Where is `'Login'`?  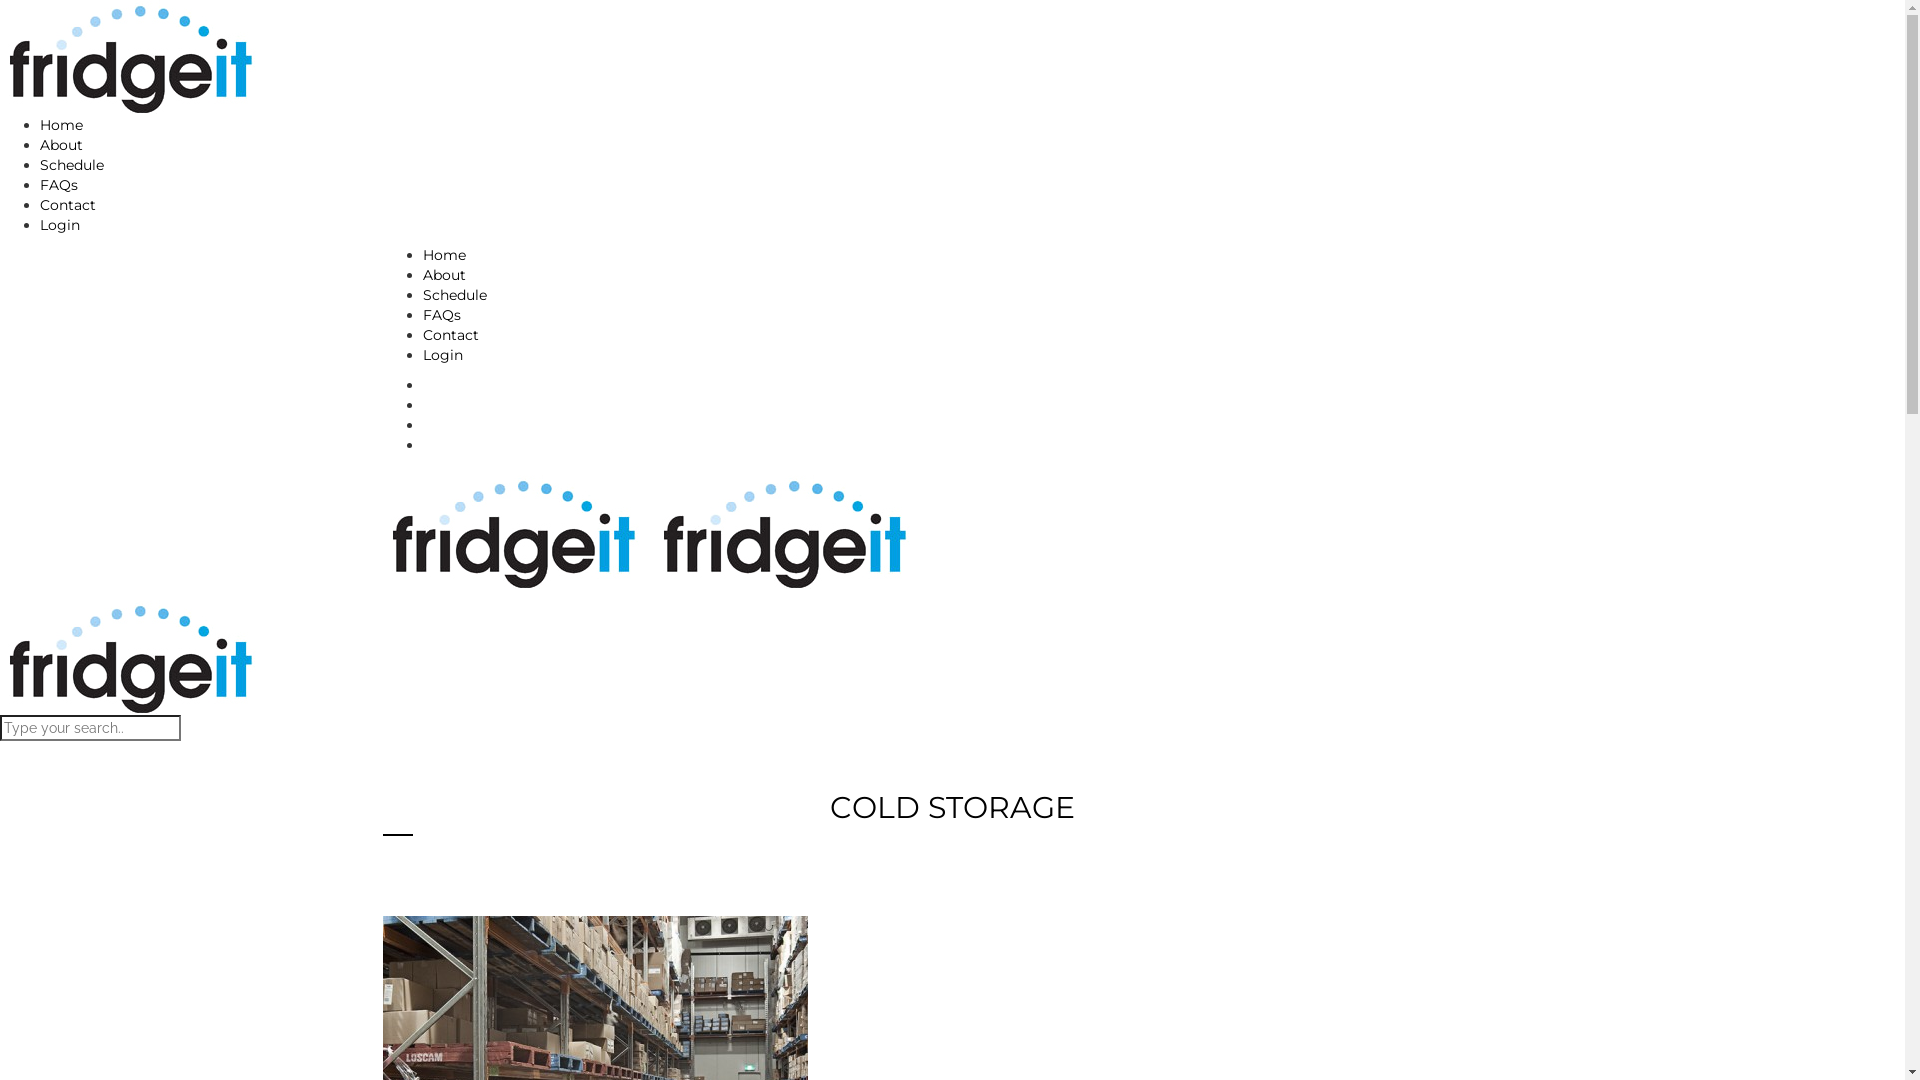 'Login' is located at coordinates (440, 353).